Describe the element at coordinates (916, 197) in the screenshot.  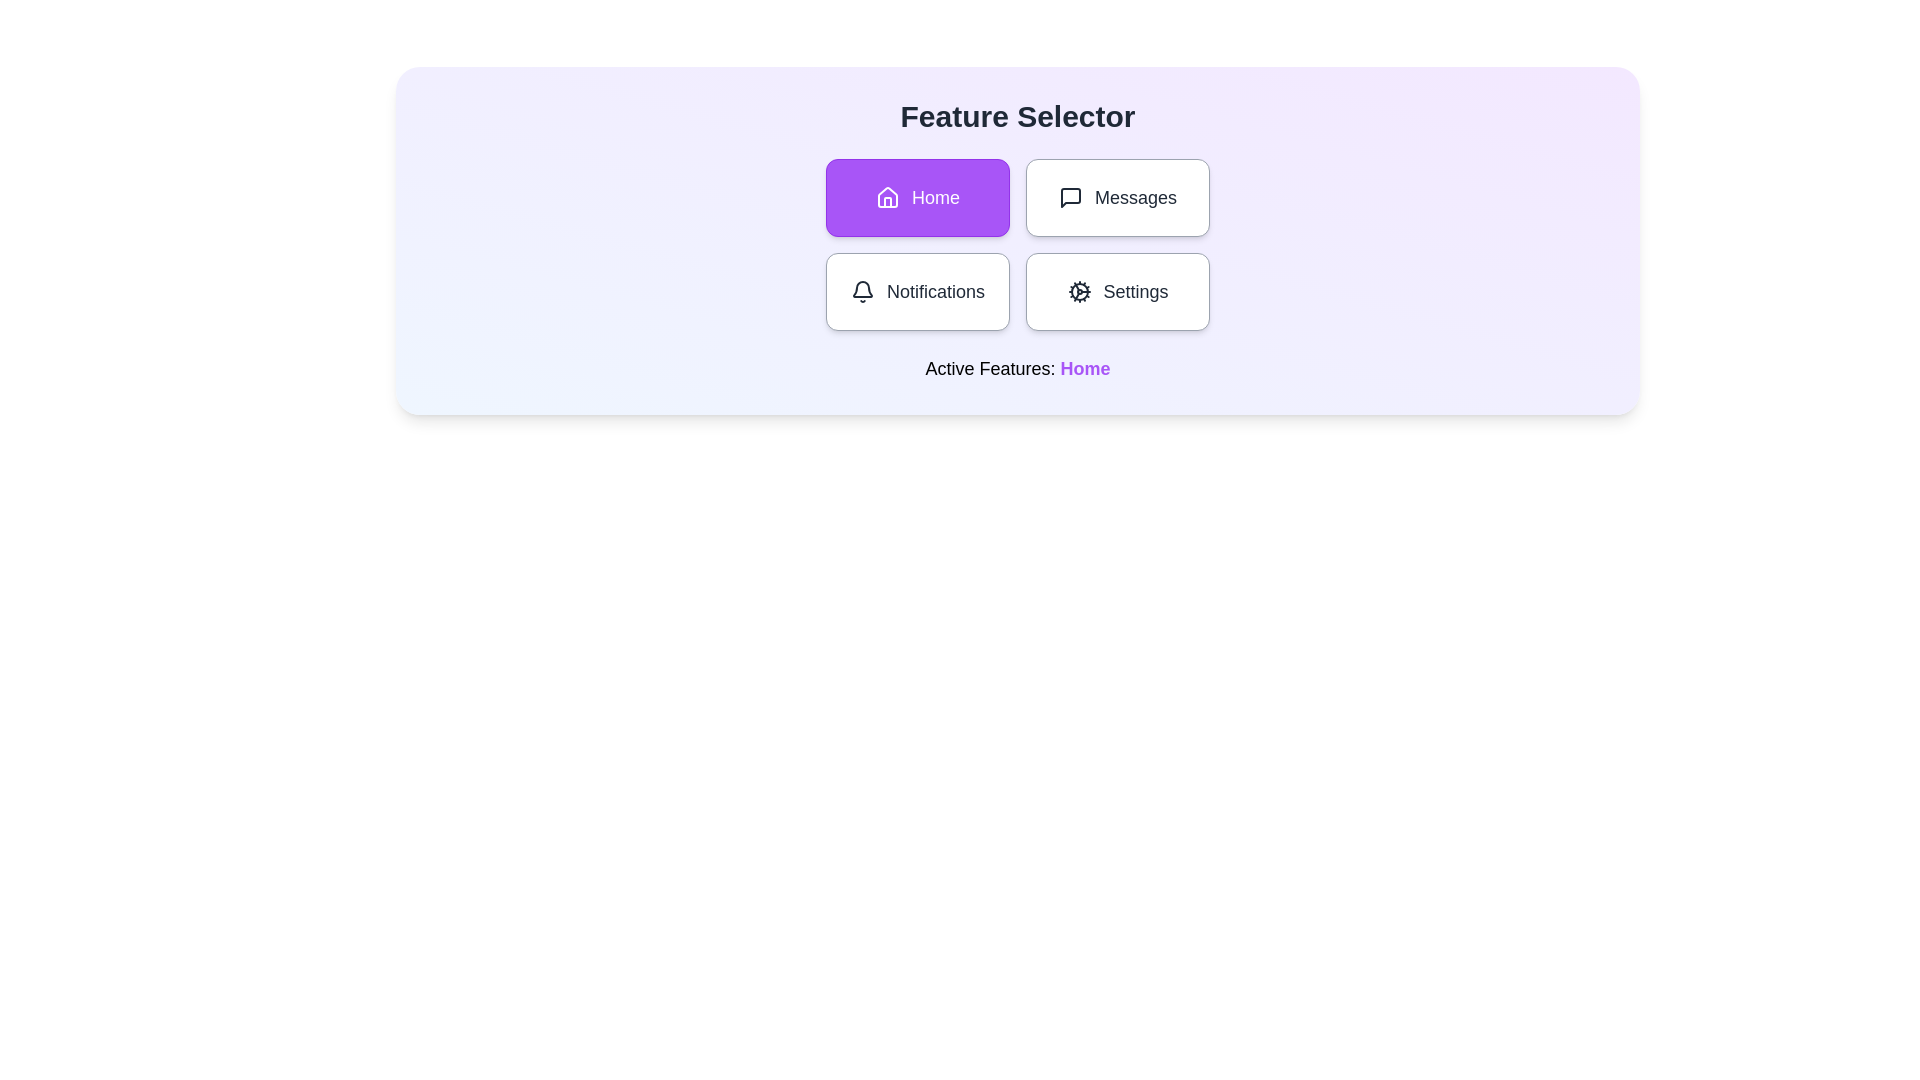
I see `the 'Home' button, which is a rectangular button with rounded corners, a vibrant purple background, and white text displaying 'Home', located at the top-left corner of a 2x2 grid layout` at that location.